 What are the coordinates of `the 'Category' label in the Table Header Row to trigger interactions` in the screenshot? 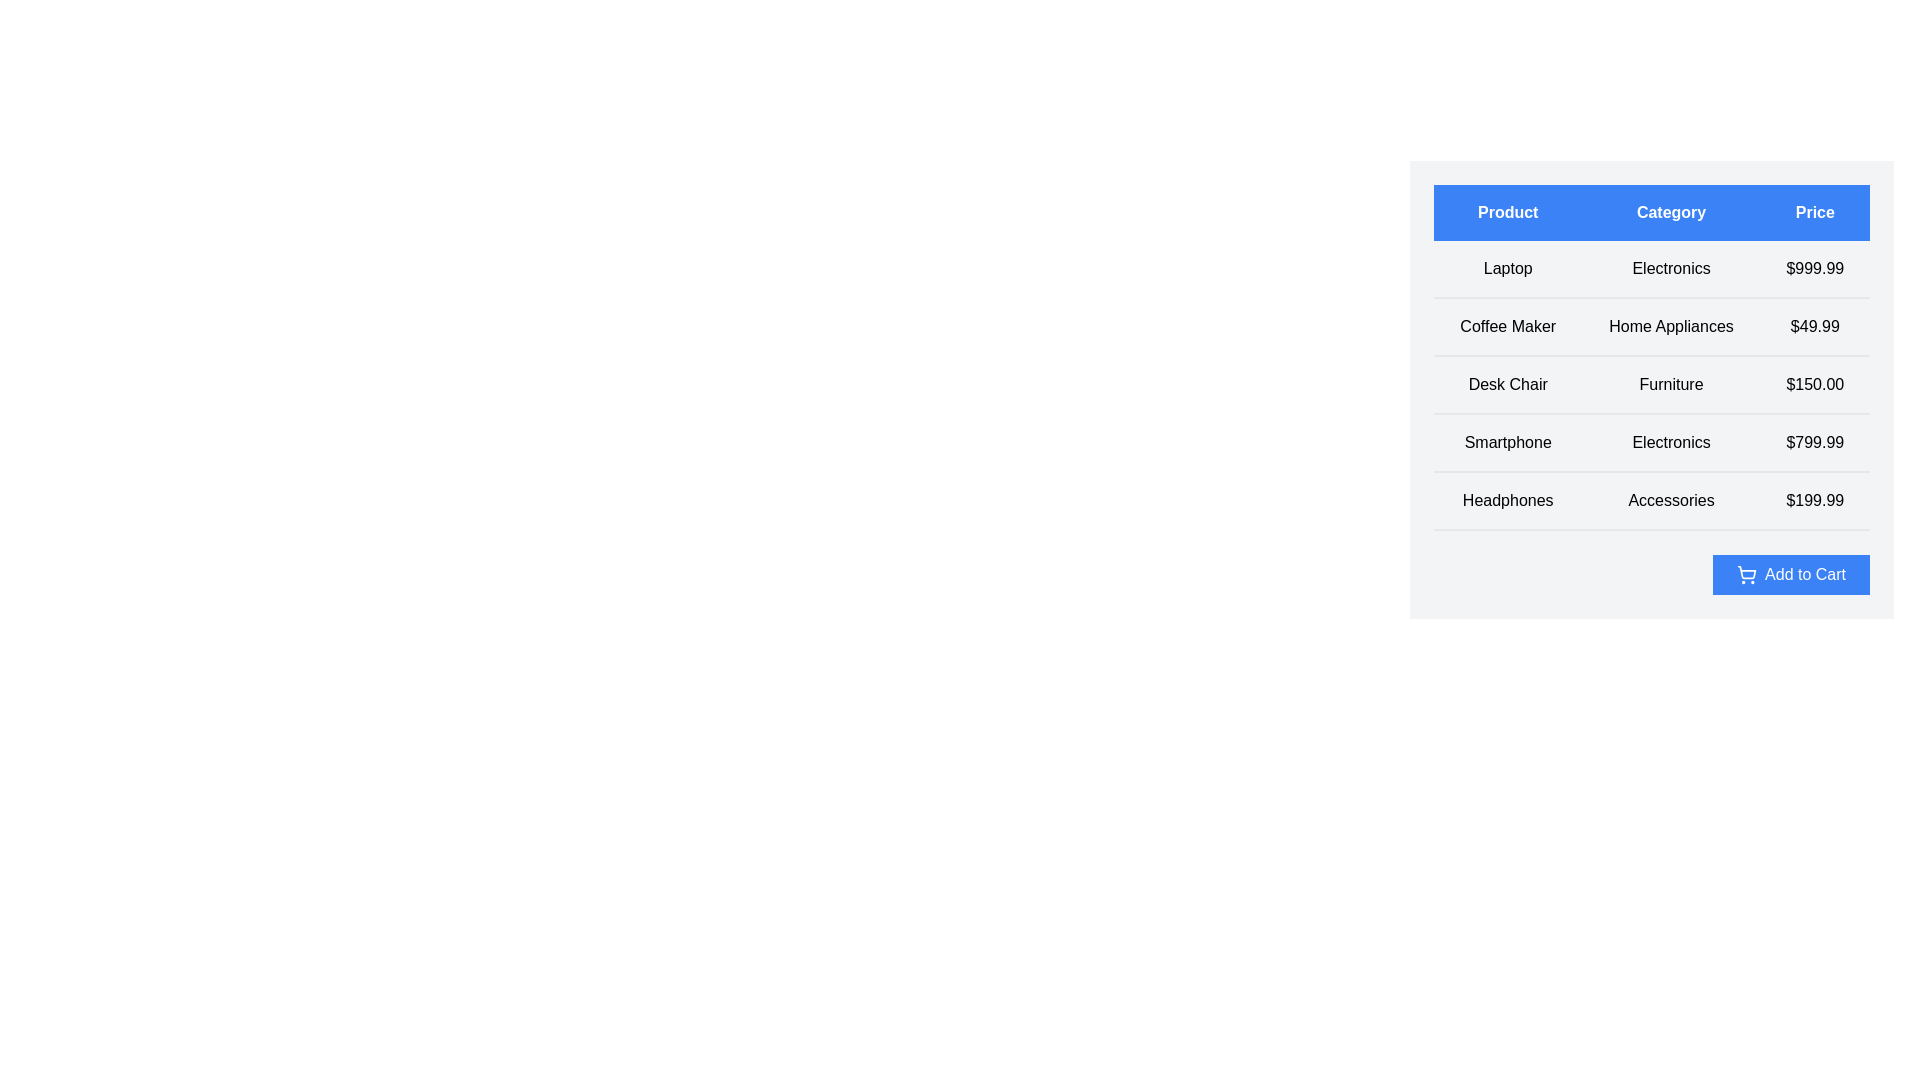 It's located at (1651, 212).